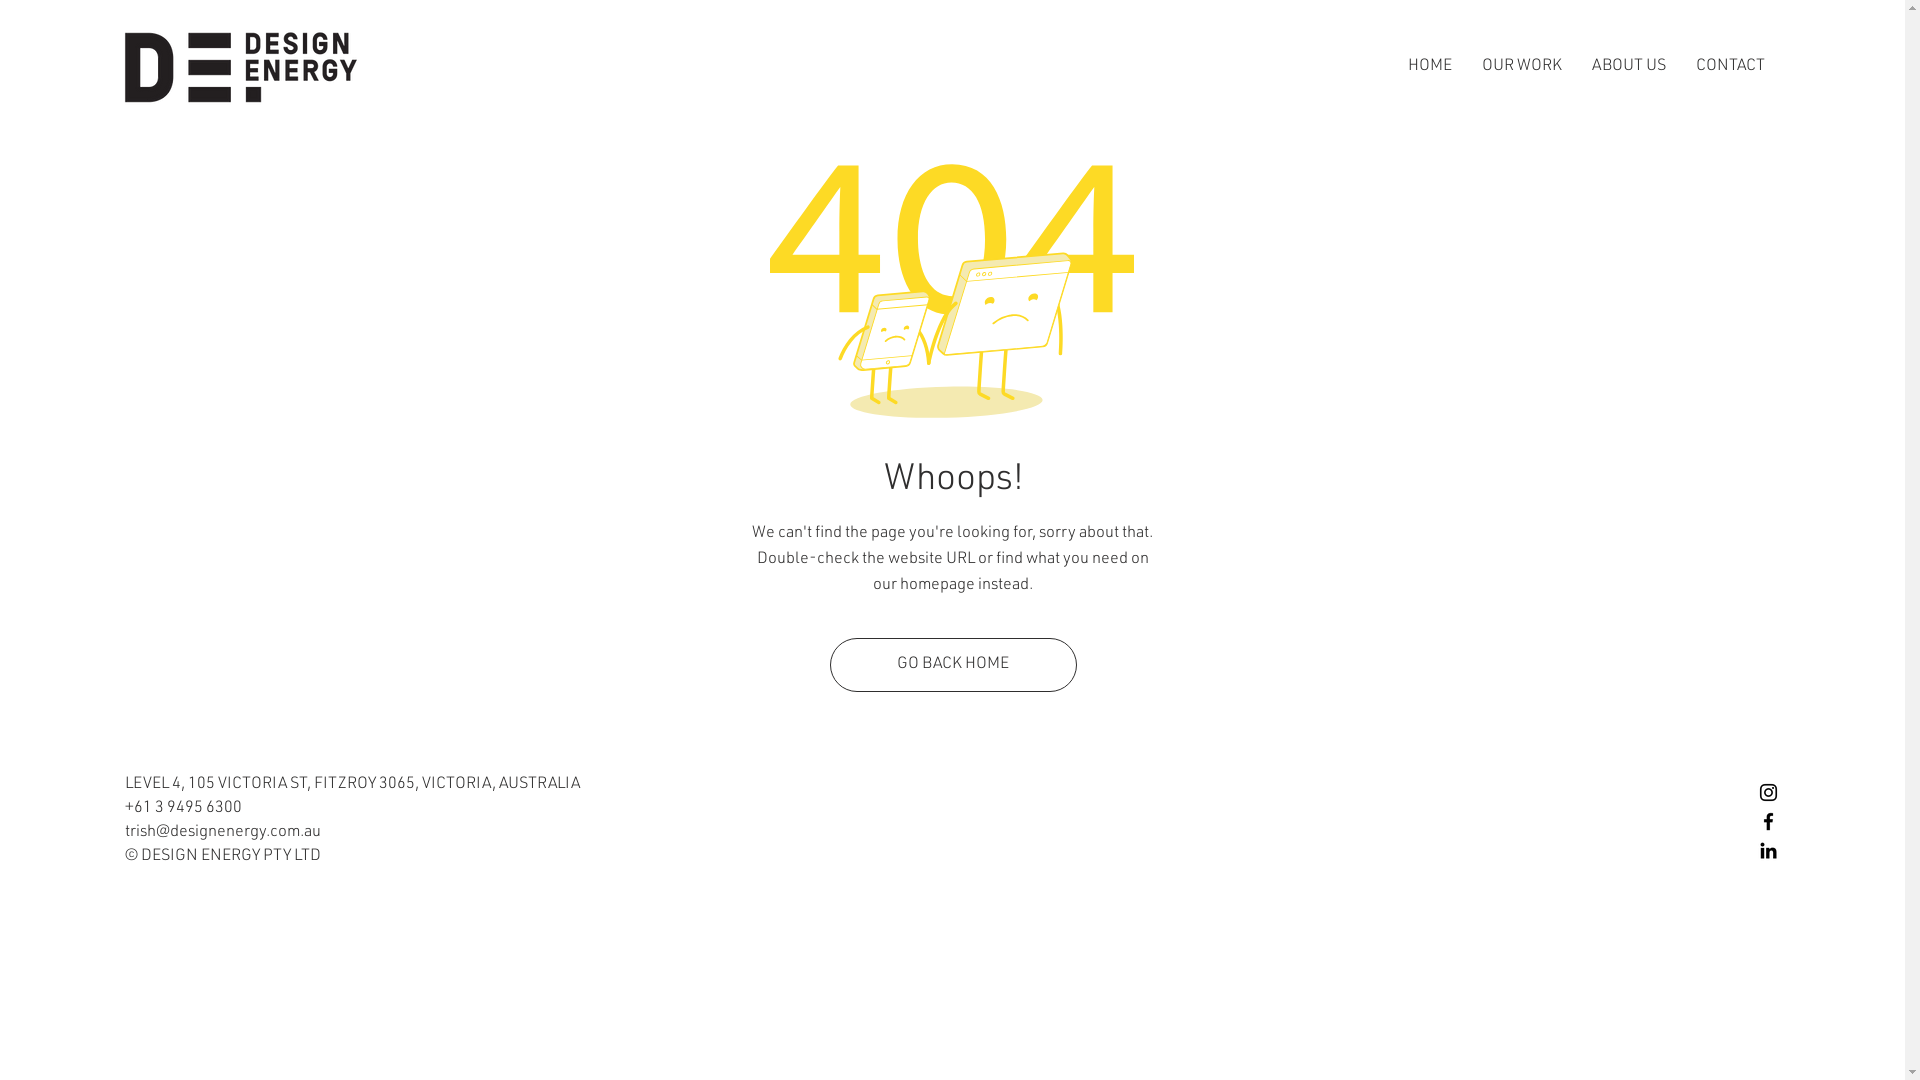 This screenshot has height=1080, width=1920. Describe the element at coordinates (222, 833) in the screenshot. I see `'trish@designenergy.com.au'` at that location.